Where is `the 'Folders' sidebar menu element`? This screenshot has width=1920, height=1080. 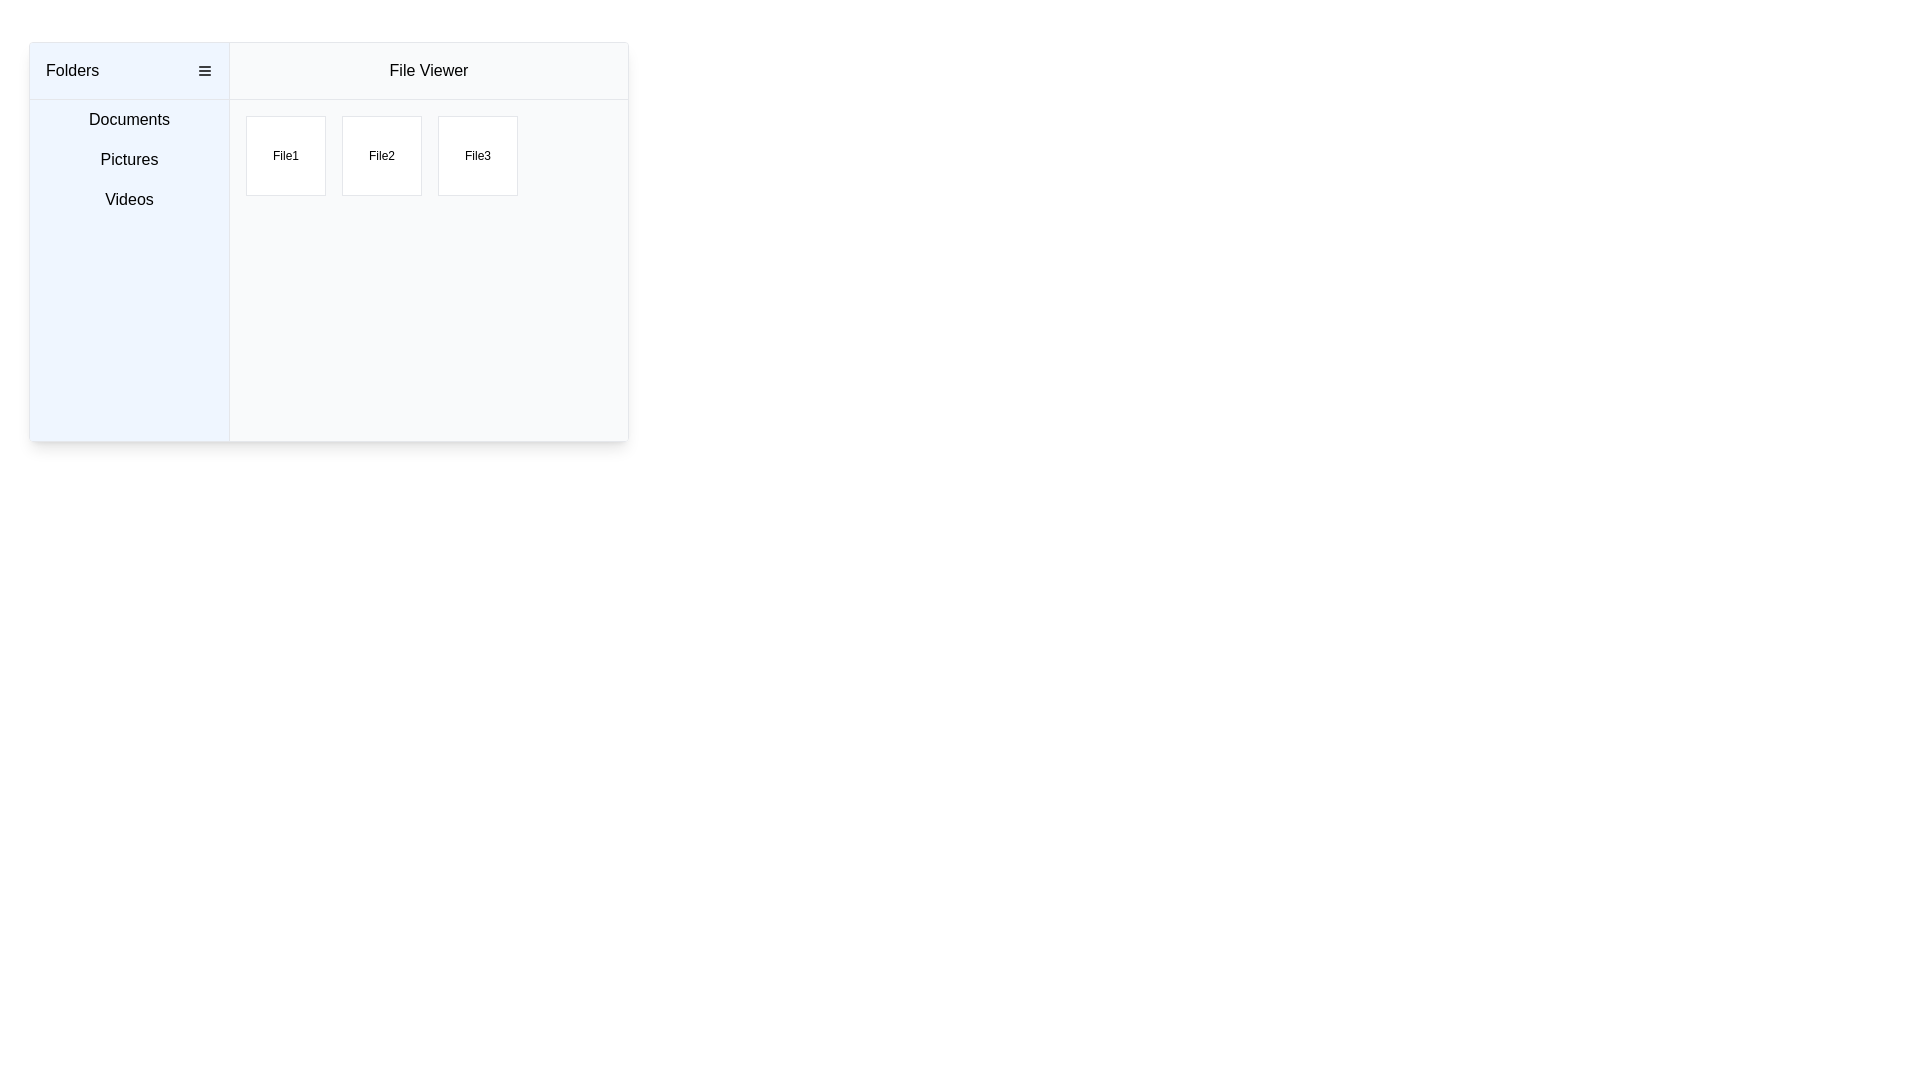
the 'Folders' sidebar menu element is located at coordinates (128, 241).